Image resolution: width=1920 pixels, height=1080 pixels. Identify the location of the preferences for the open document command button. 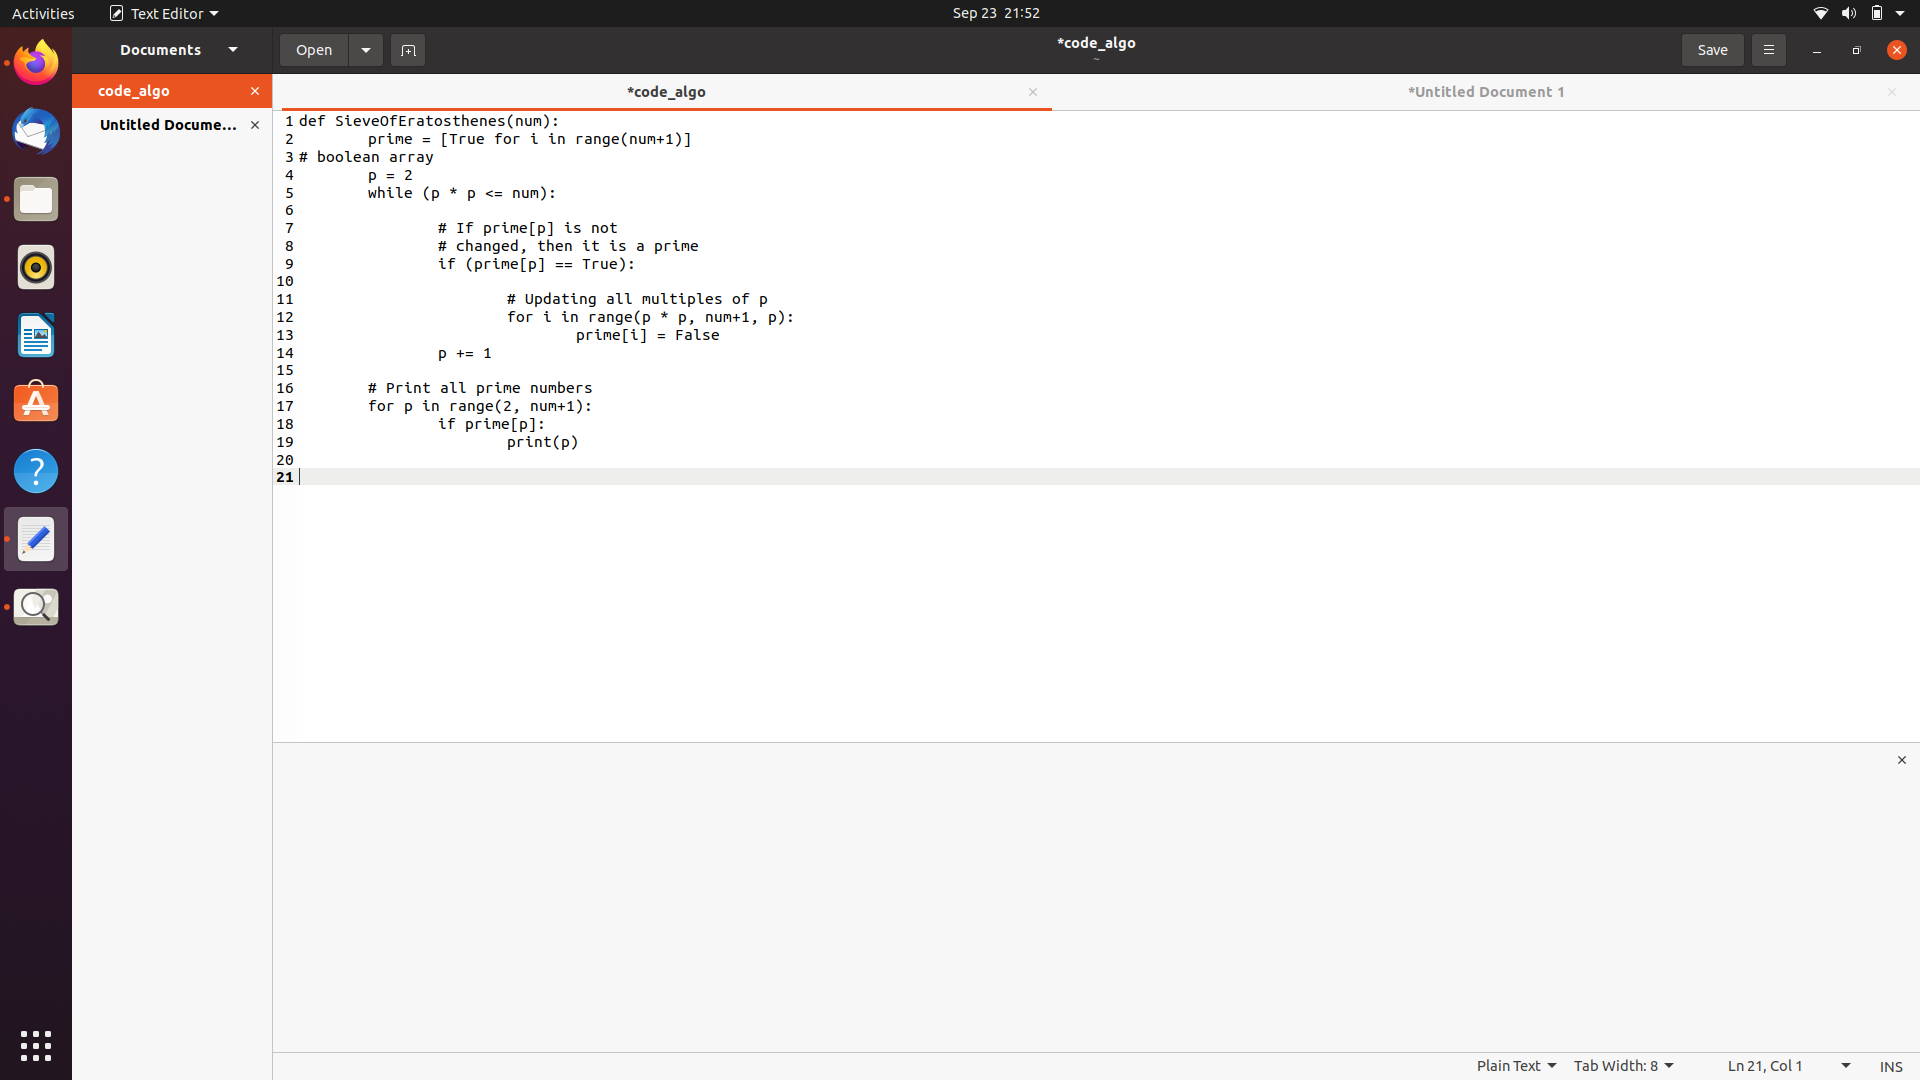
(366, 48).